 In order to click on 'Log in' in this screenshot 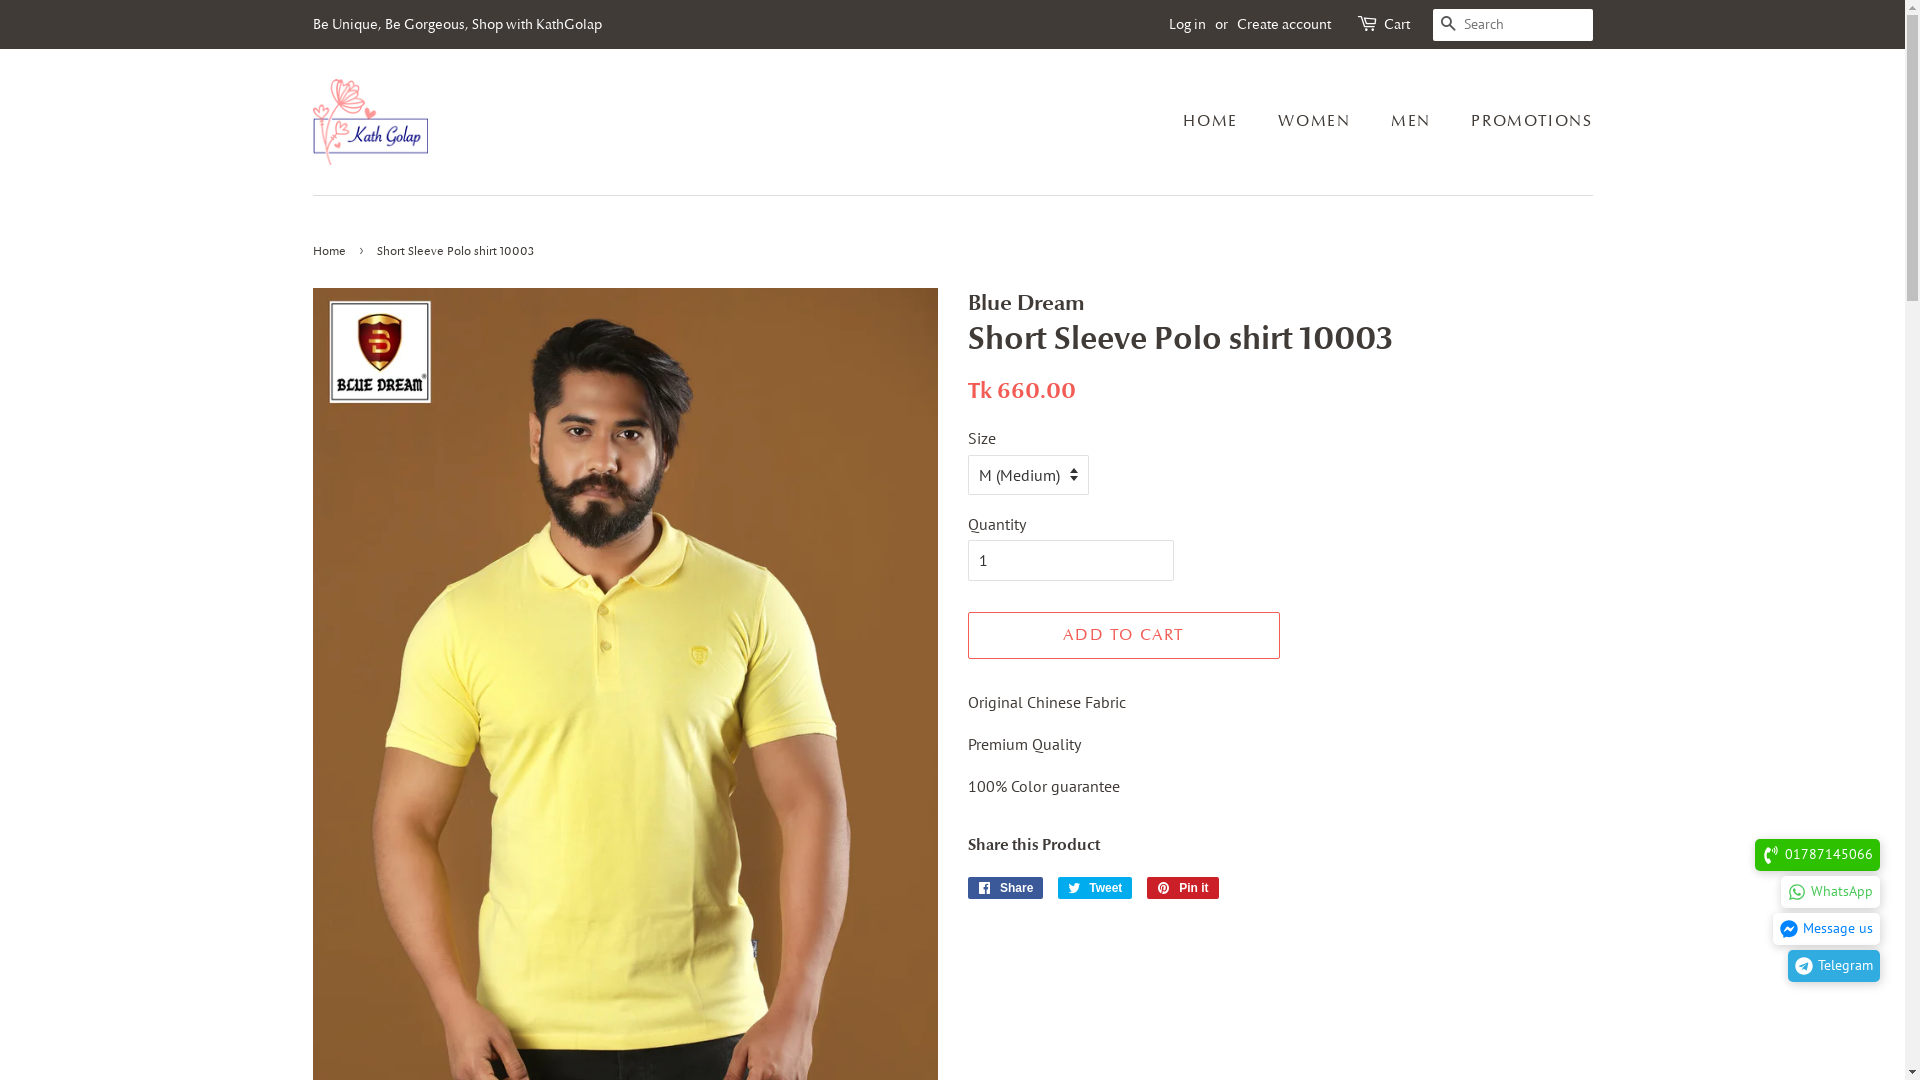, I will do `click(1167, 23)`.